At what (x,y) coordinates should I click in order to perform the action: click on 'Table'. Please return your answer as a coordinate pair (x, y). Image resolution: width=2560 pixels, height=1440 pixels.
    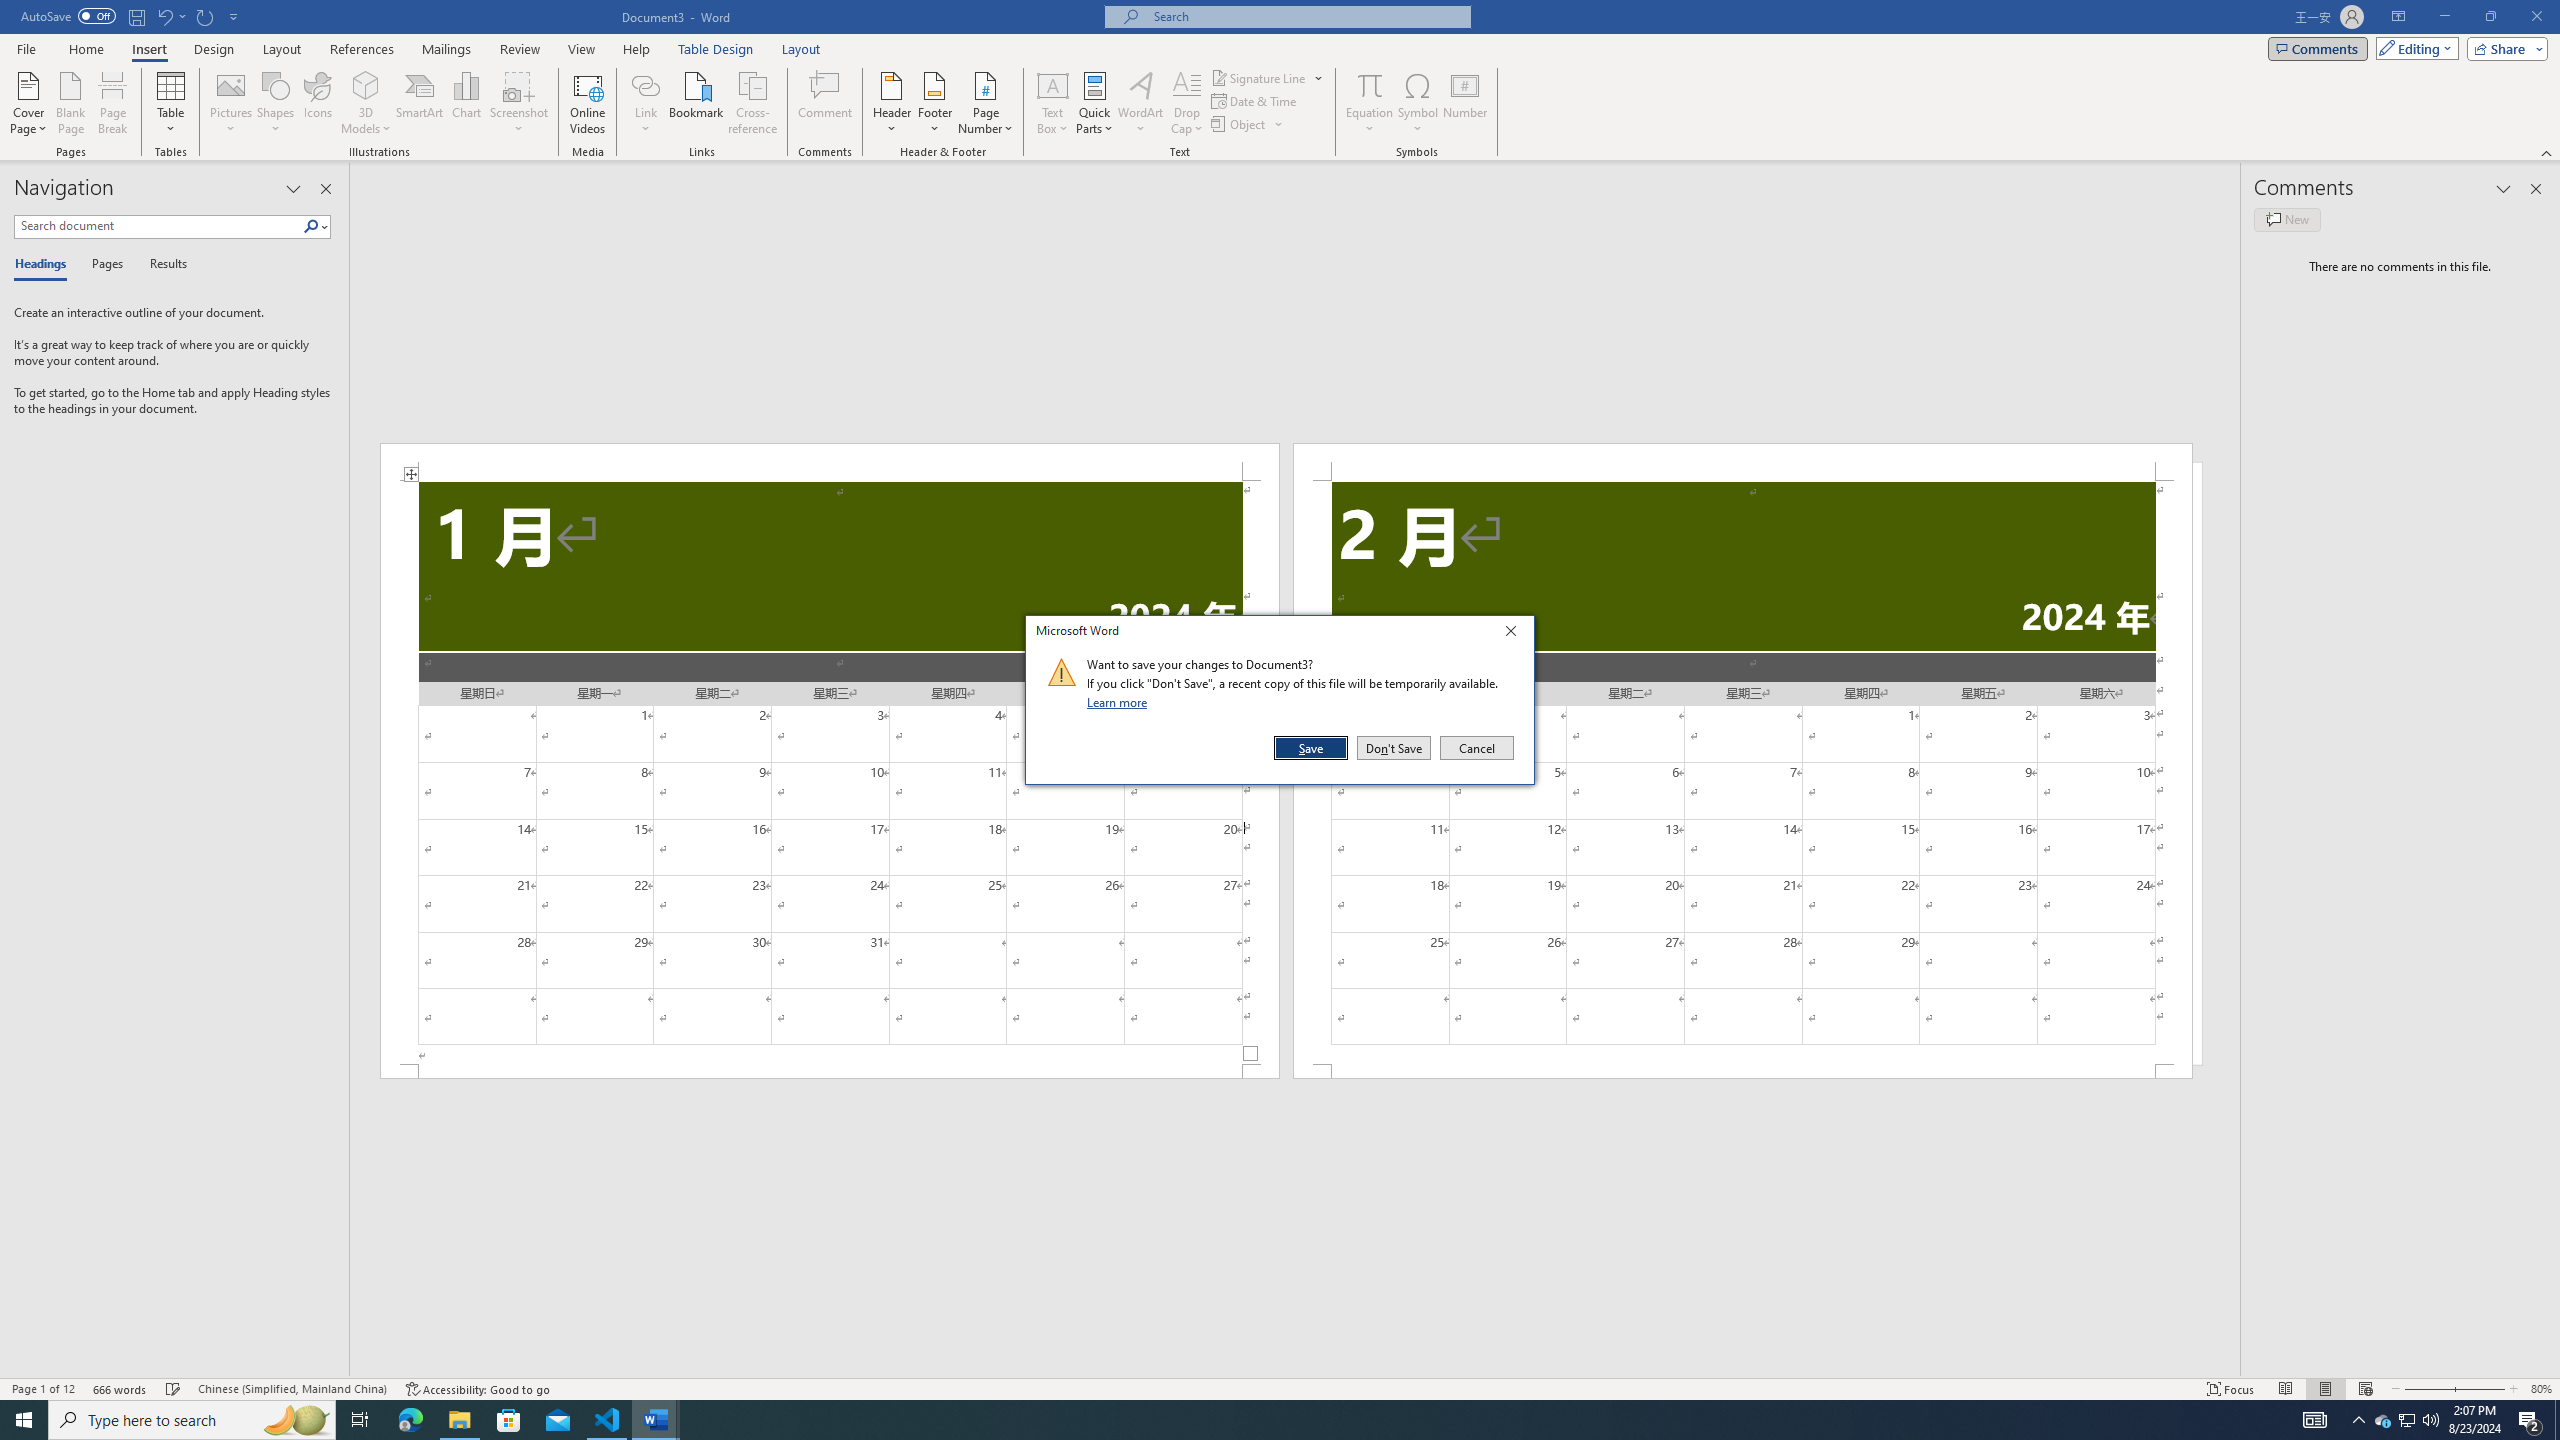
    Looking at the image, I should click on (171, 103).